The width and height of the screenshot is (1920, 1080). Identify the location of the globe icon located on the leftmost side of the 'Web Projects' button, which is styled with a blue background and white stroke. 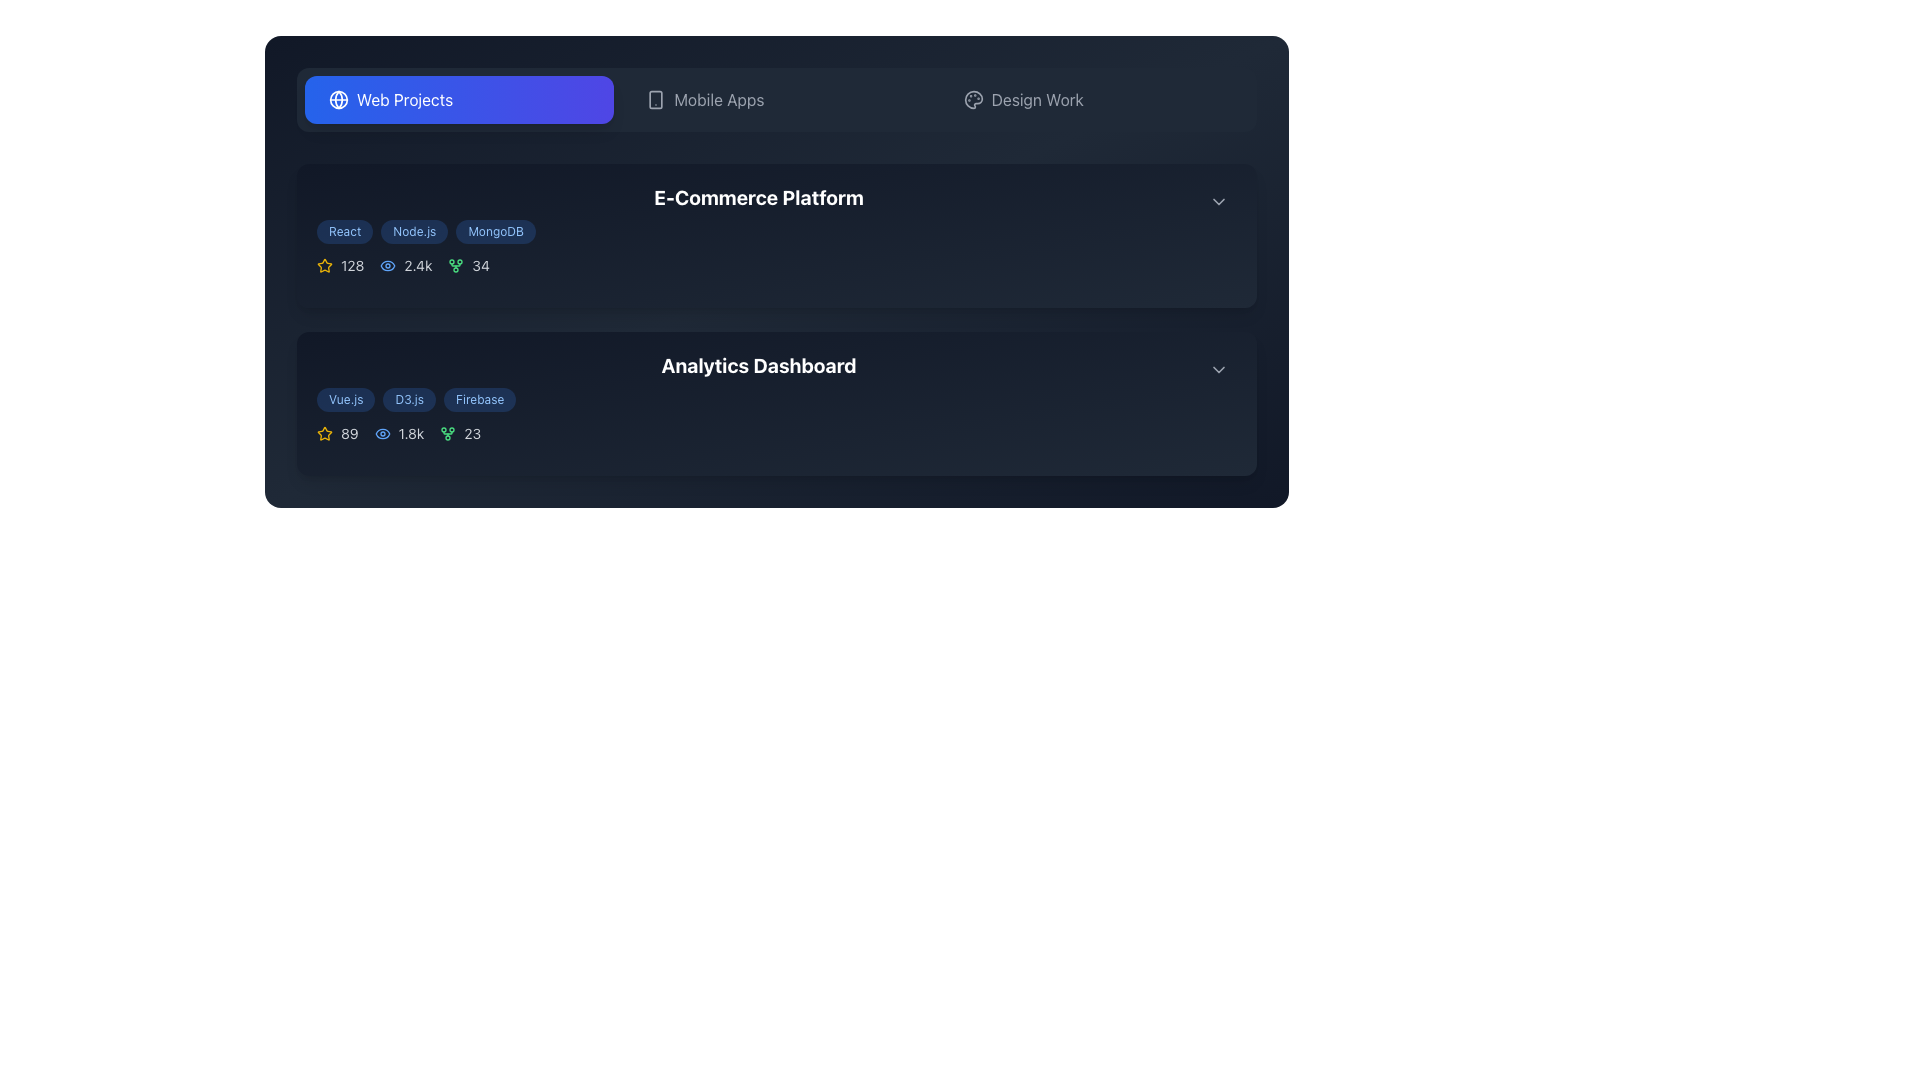
(339, 100).